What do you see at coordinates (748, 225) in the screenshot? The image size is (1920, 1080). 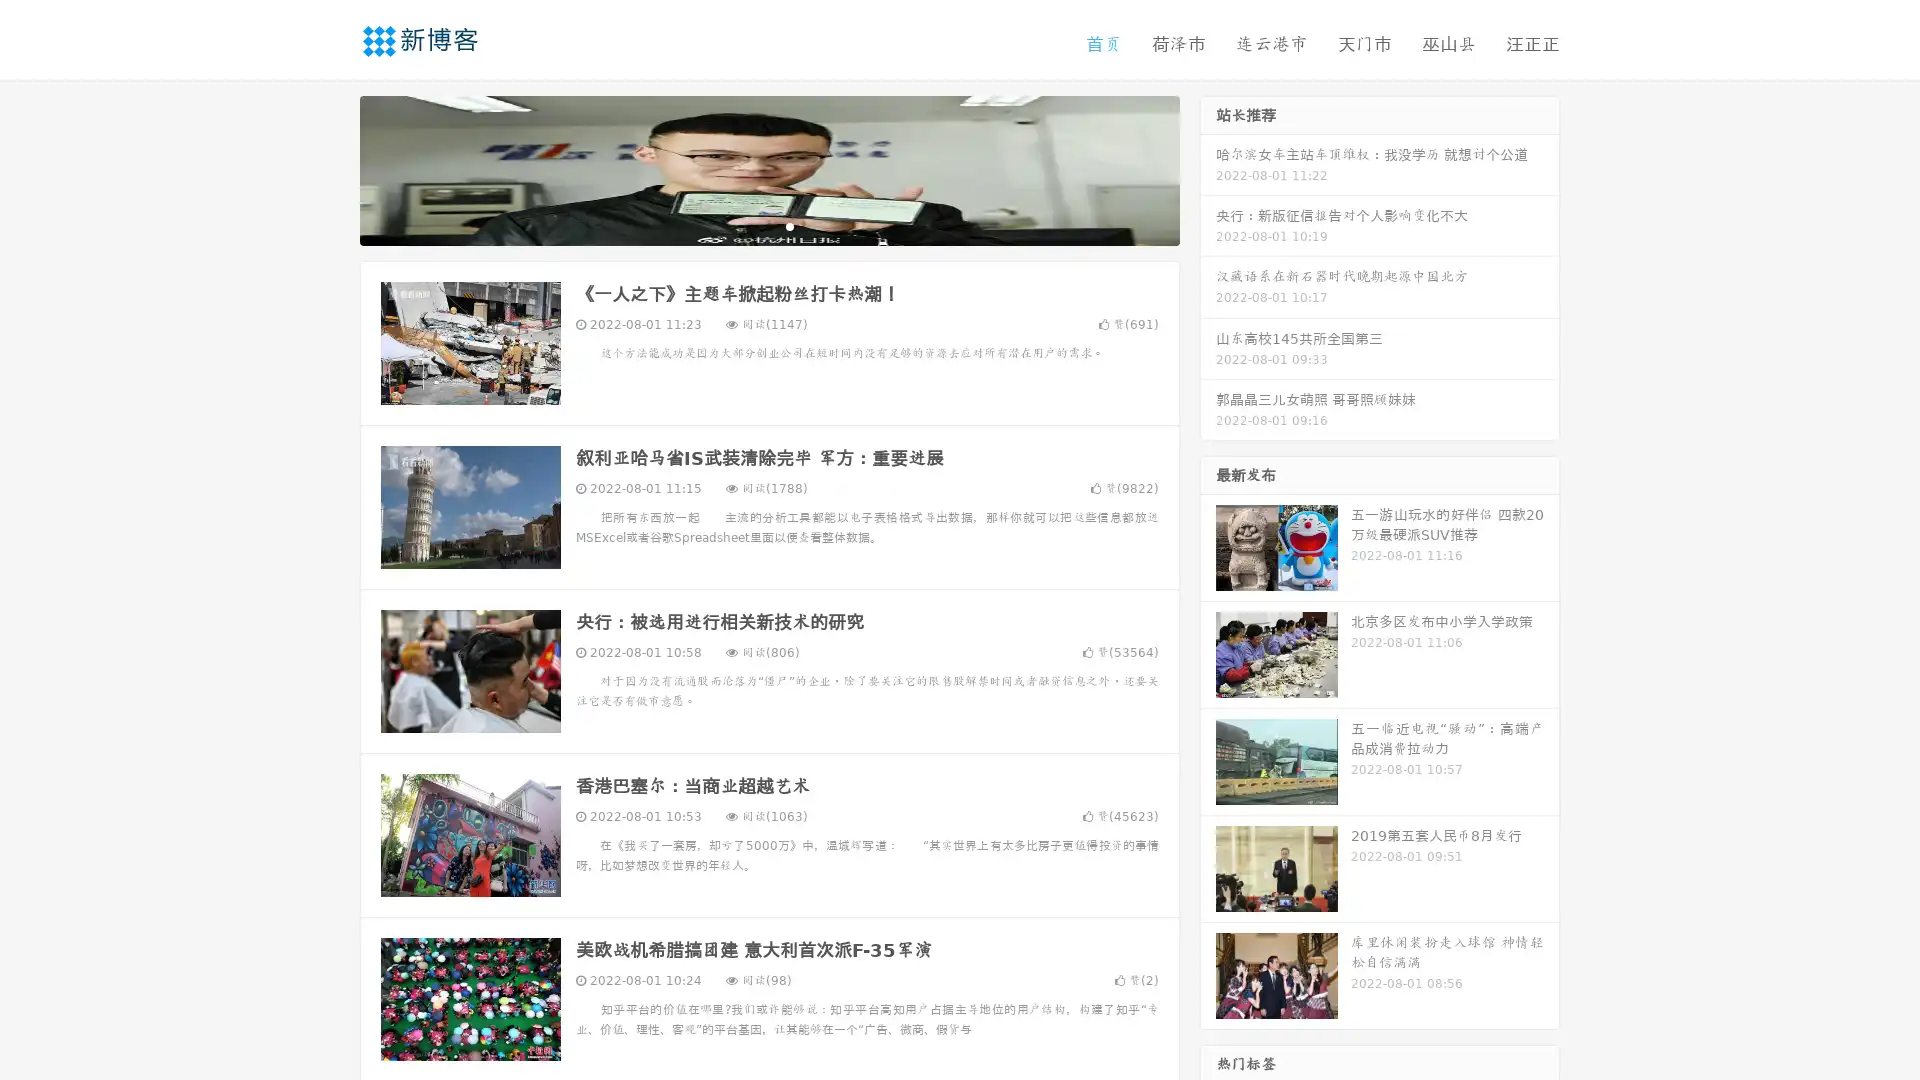 I see `Go to slide 1` at bounding box center [748, 225].